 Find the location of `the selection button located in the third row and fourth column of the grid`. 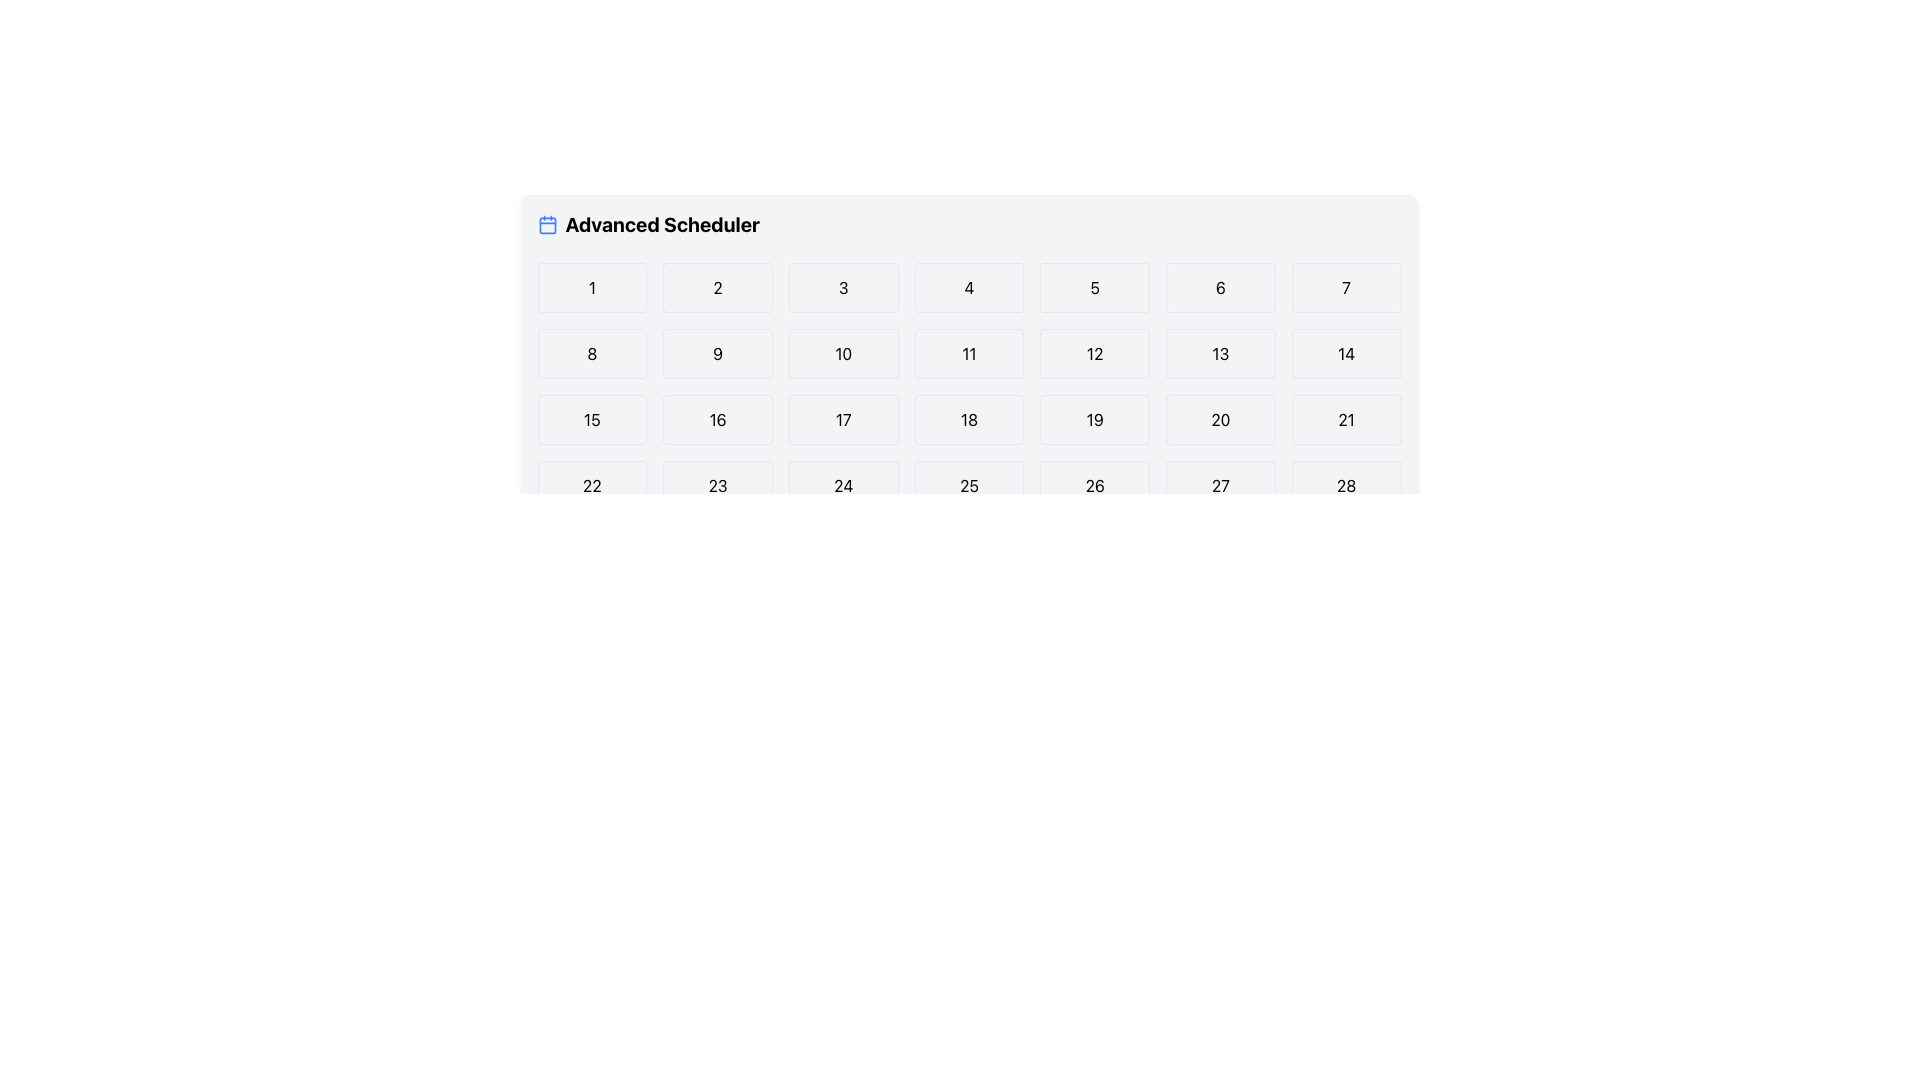

the selection button located in the third row and fourth column of the grid is located at coordinates (969, 419).